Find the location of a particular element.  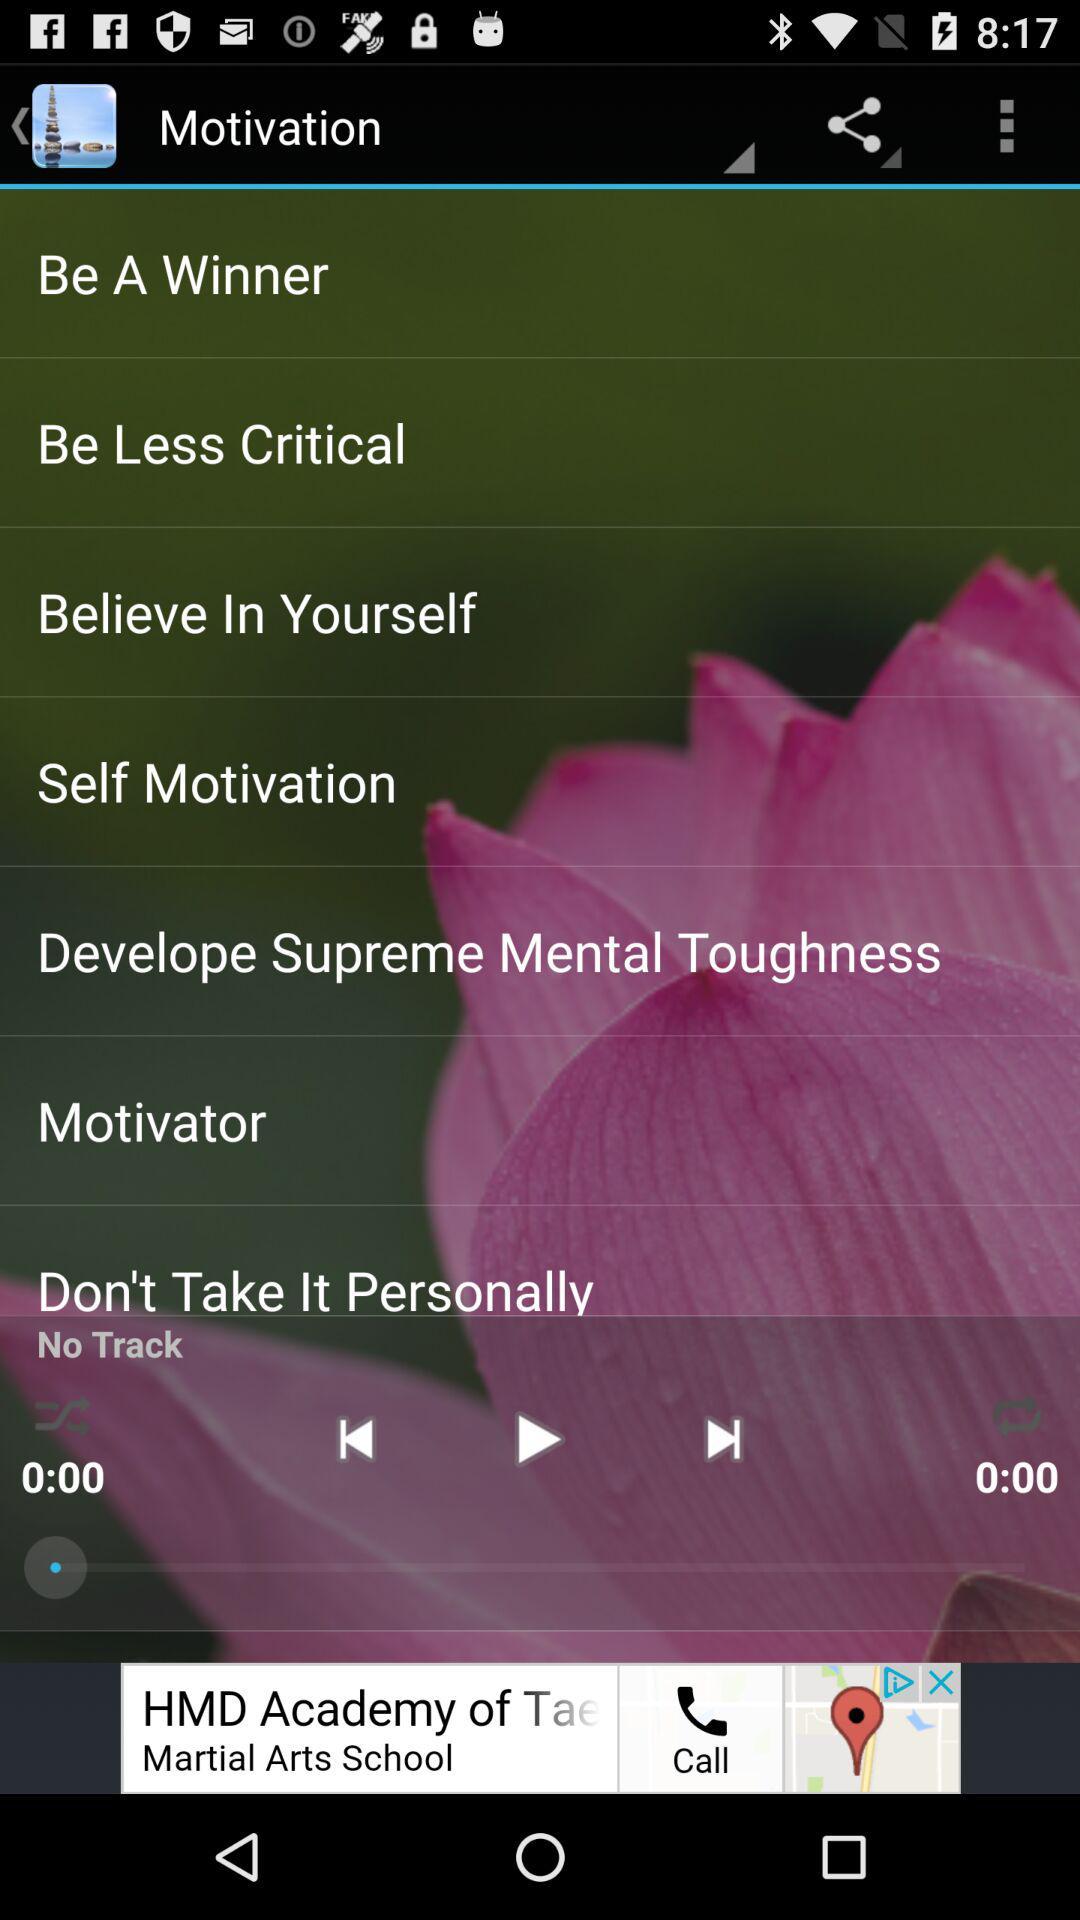

the play icon is located at coordinates (538, 1538).